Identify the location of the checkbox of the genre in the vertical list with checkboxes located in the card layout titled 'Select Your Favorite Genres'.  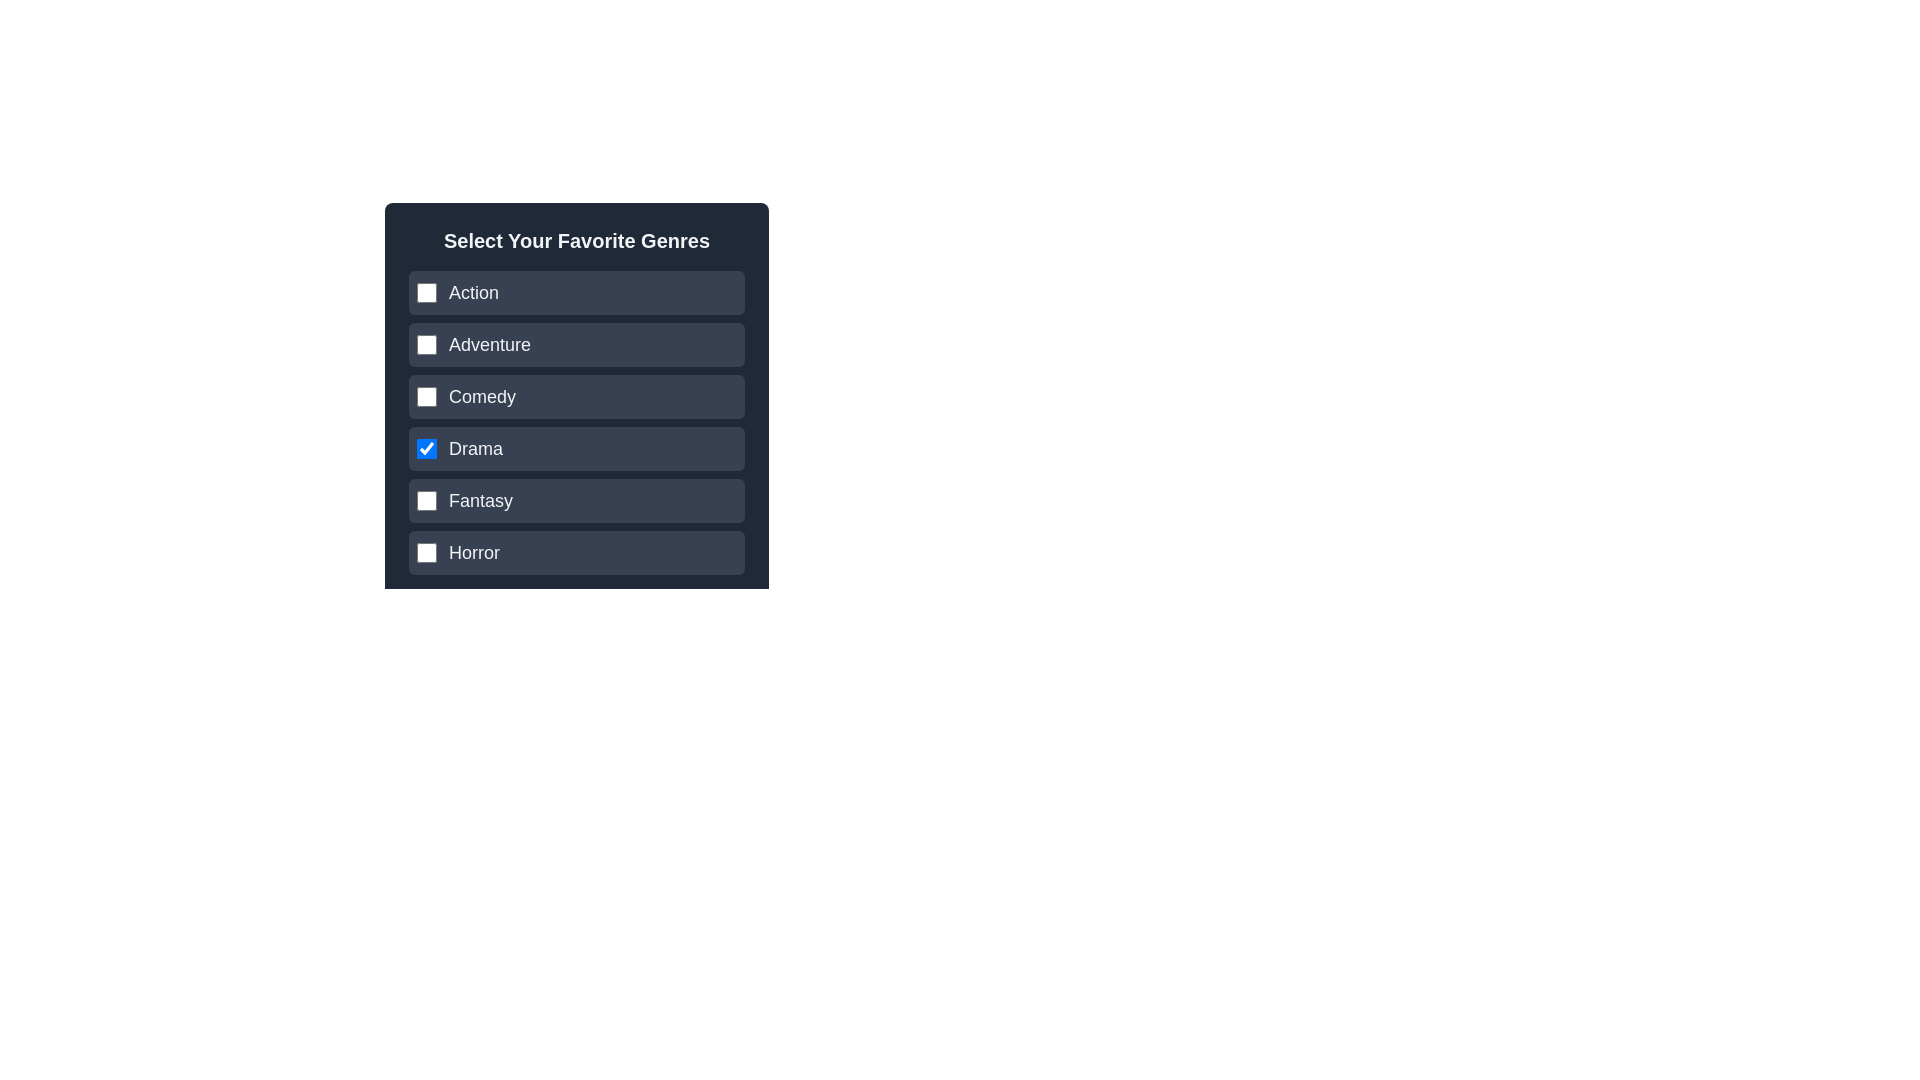
(575, 422).